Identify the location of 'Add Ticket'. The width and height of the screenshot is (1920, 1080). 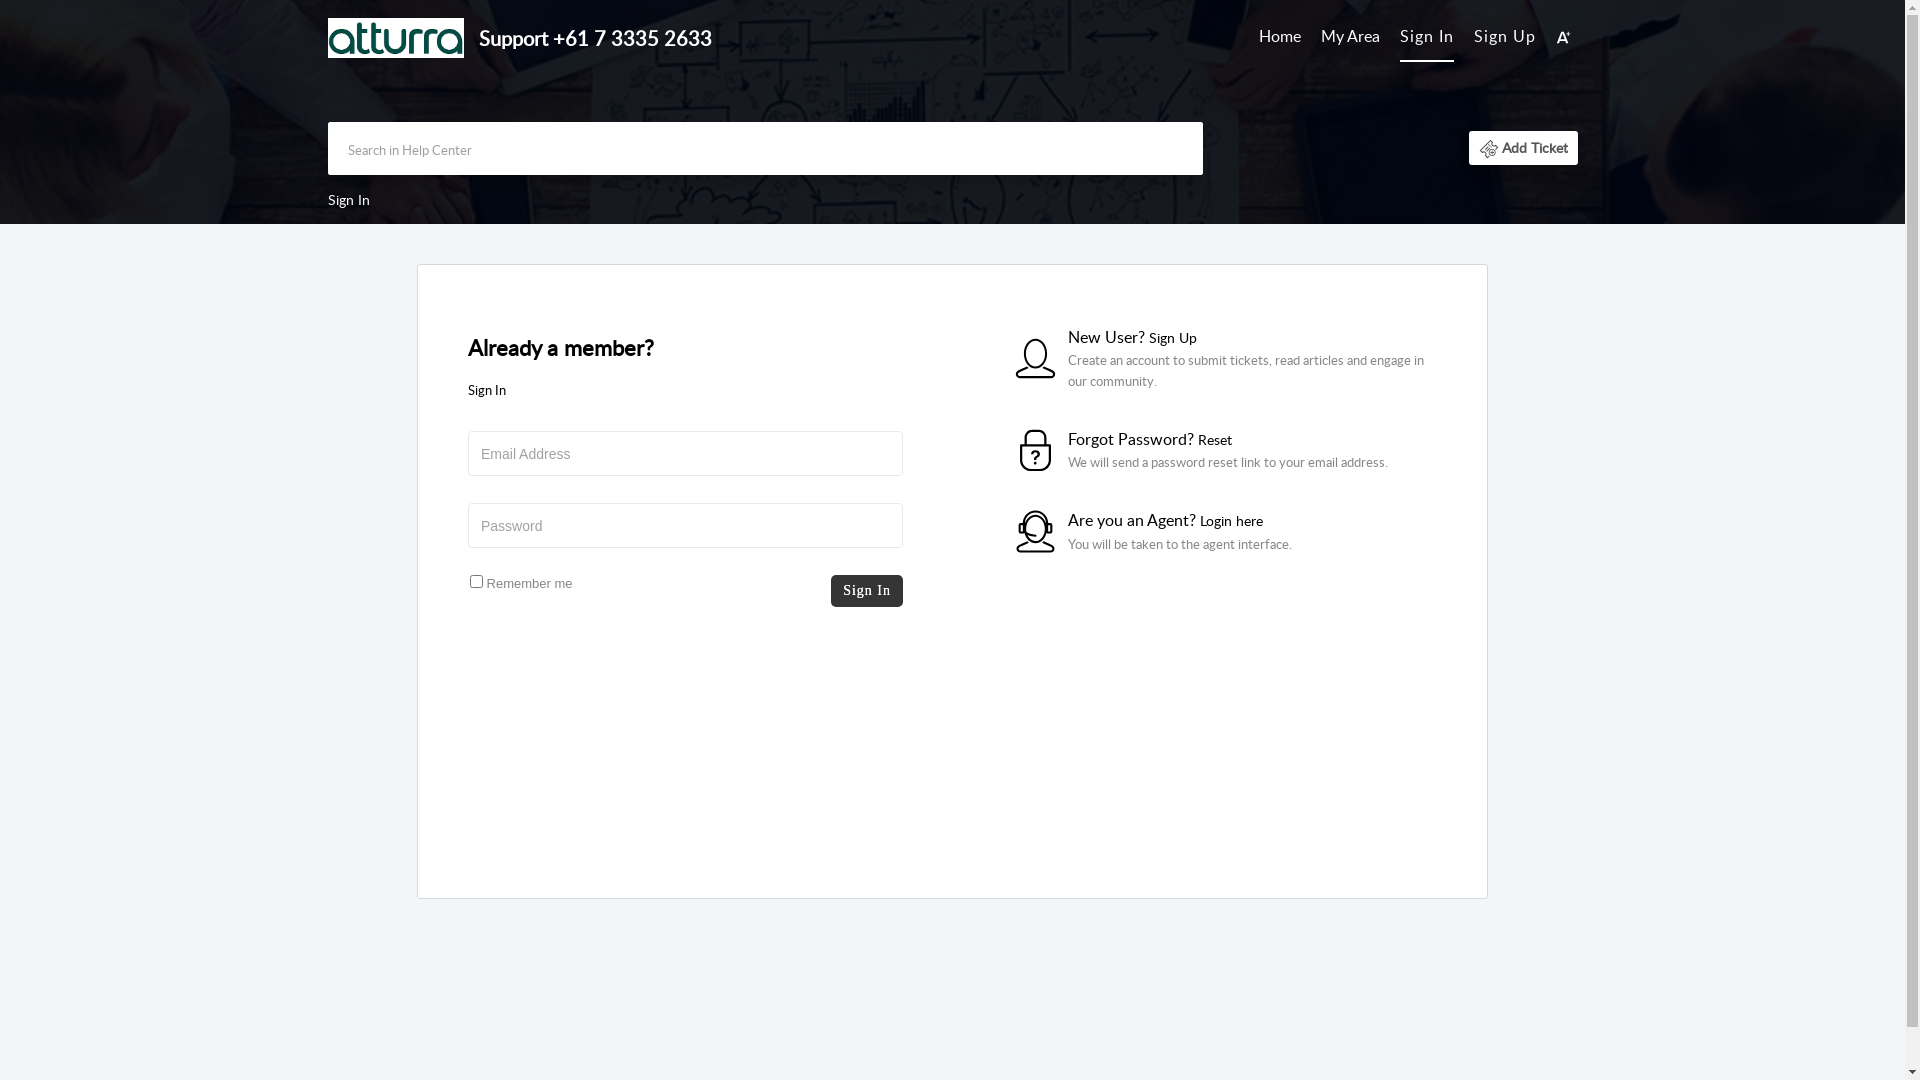
(1521, 146).